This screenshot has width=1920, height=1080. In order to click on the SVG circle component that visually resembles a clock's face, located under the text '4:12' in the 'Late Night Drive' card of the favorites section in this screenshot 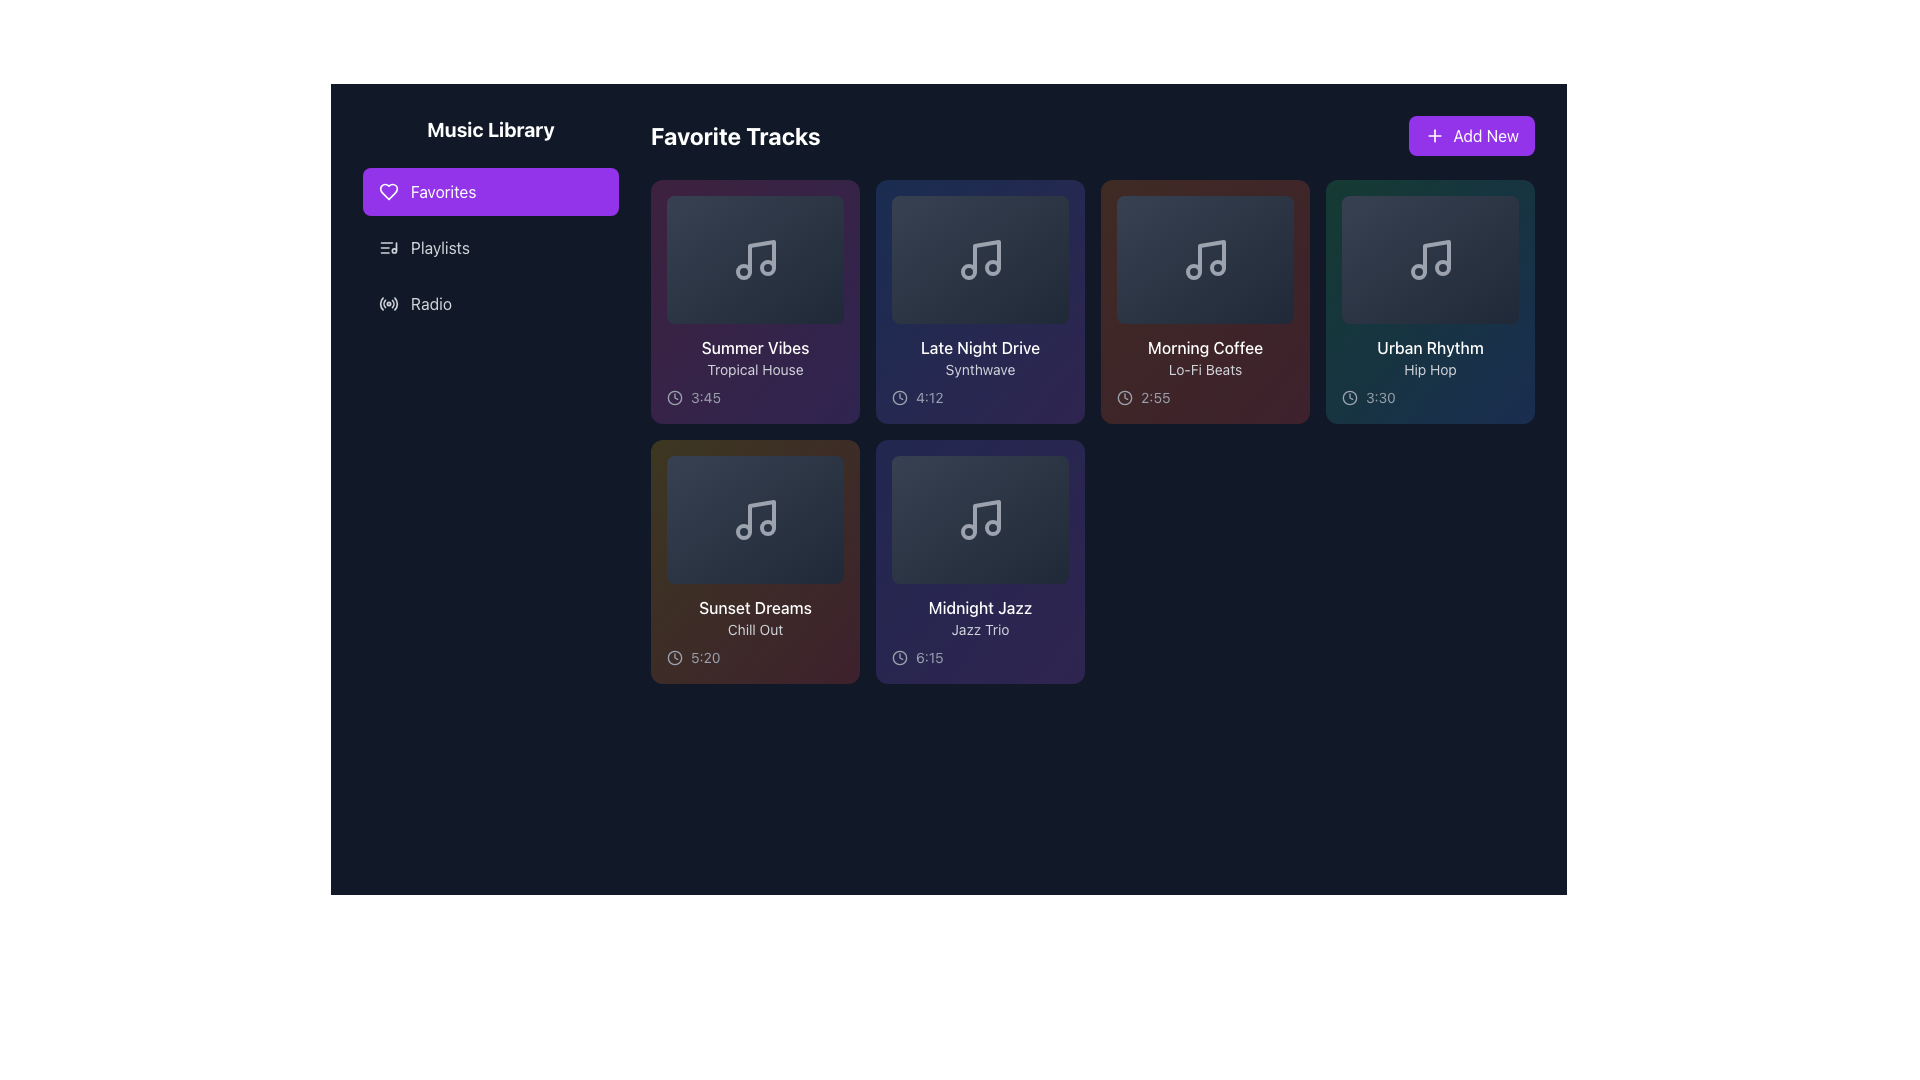, I will do `click(899, 397)`.